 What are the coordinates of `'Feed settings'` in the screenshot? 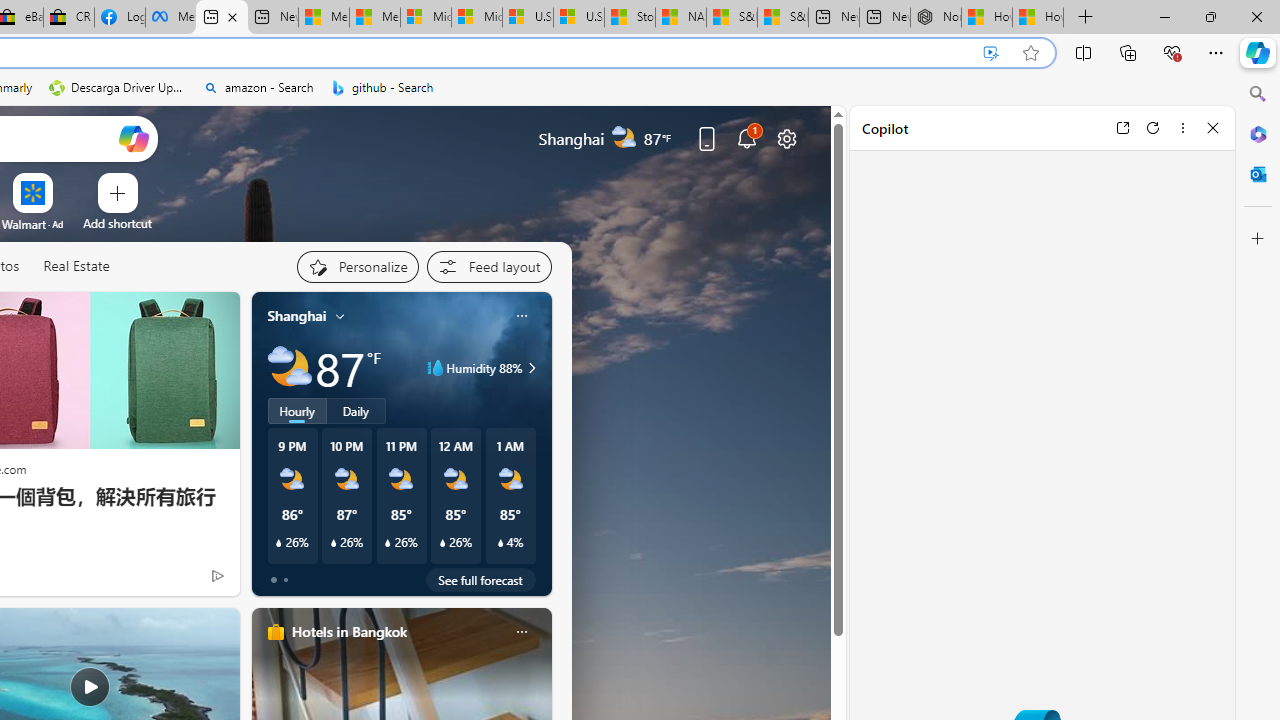 It's located at (488, 266).